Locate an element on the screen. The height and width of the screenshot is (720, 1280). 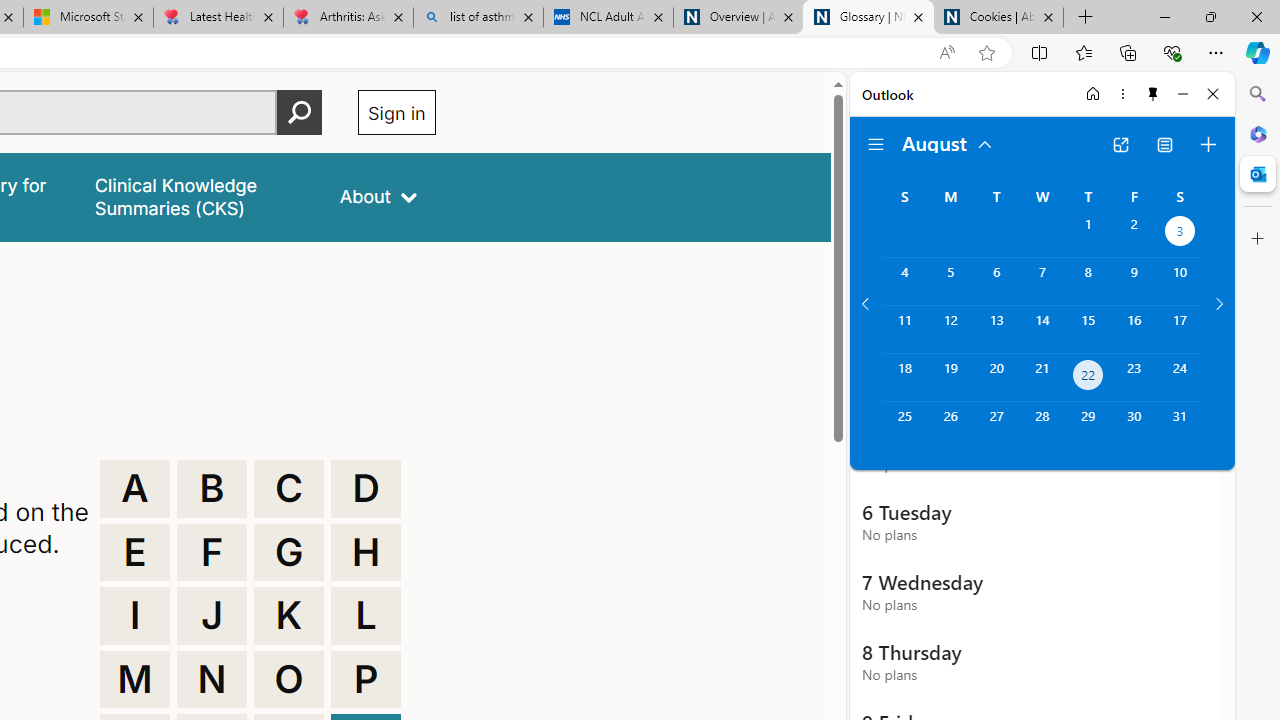
'Saturday, August 31, 2024. ' is located at coordinates (1180, 424).